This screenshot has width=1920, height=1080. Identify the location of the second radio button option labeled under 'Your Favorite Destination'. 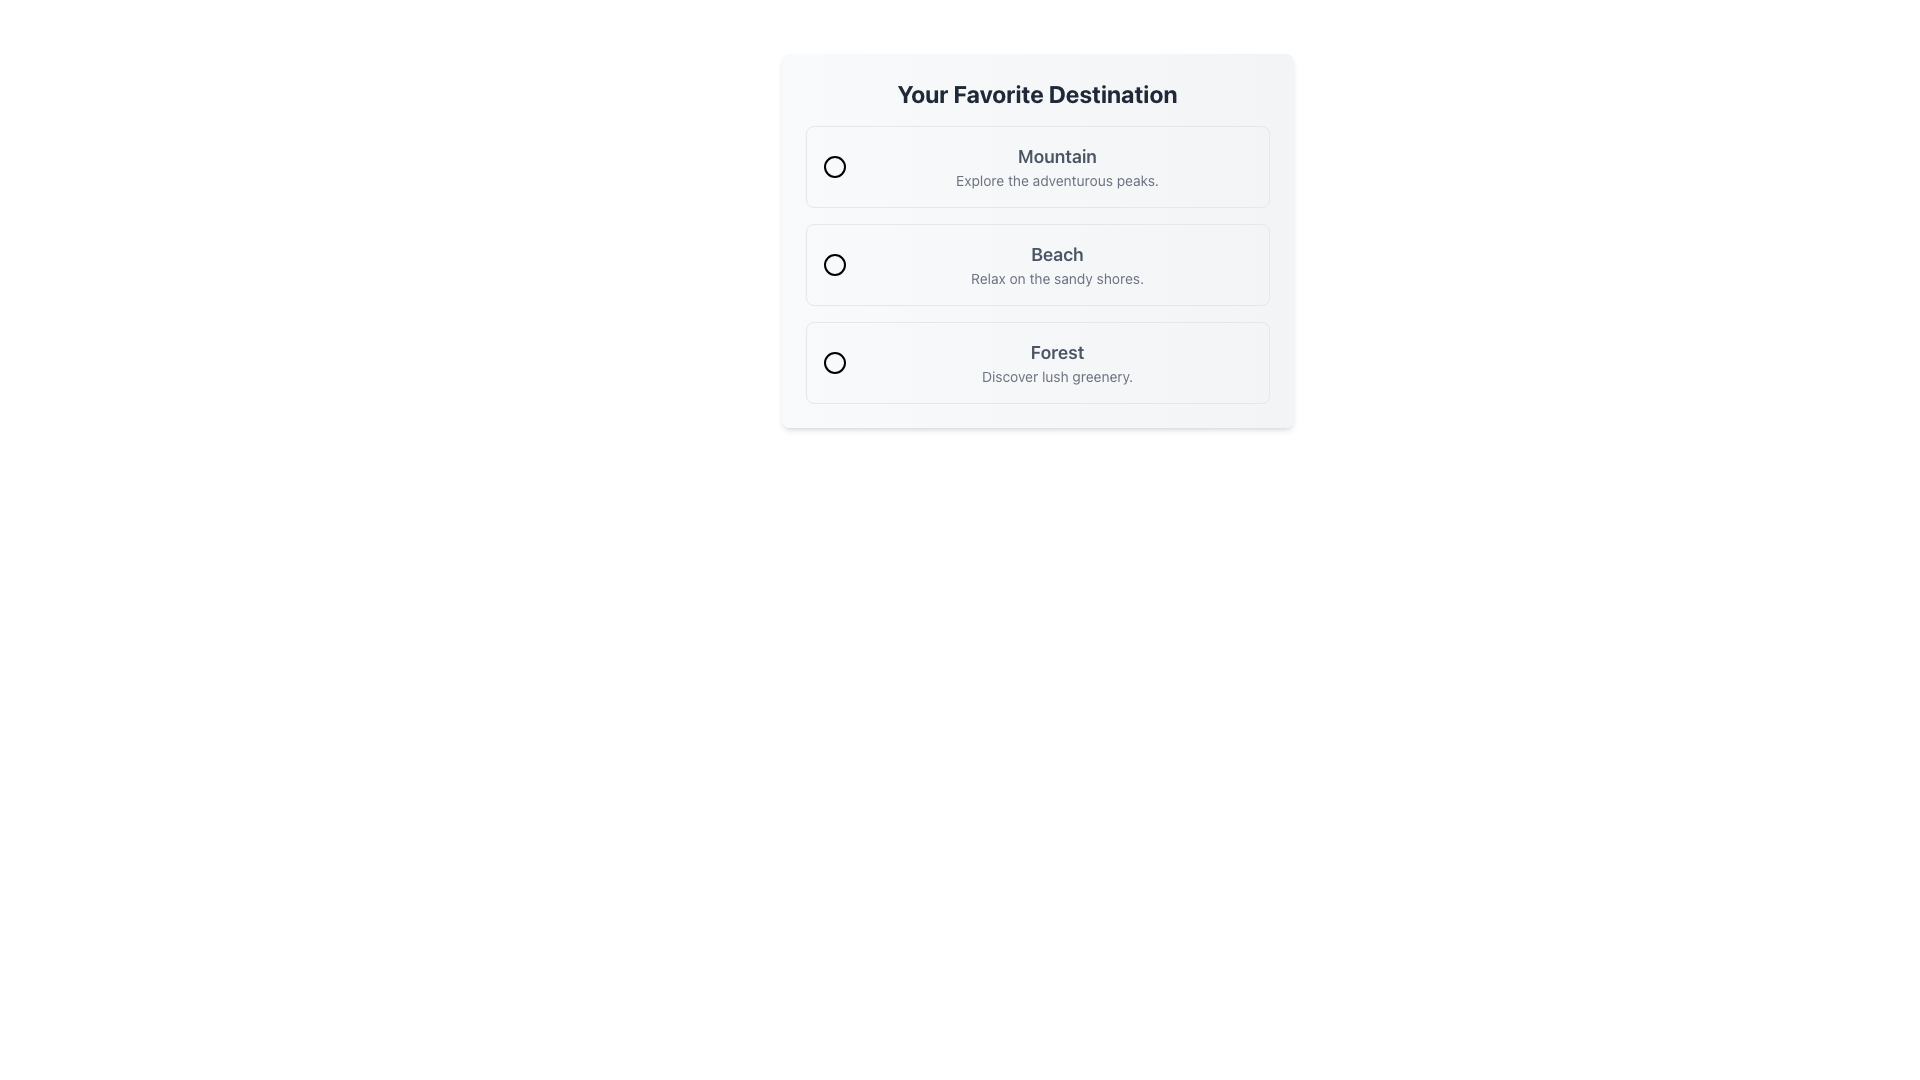
(1037, 264).